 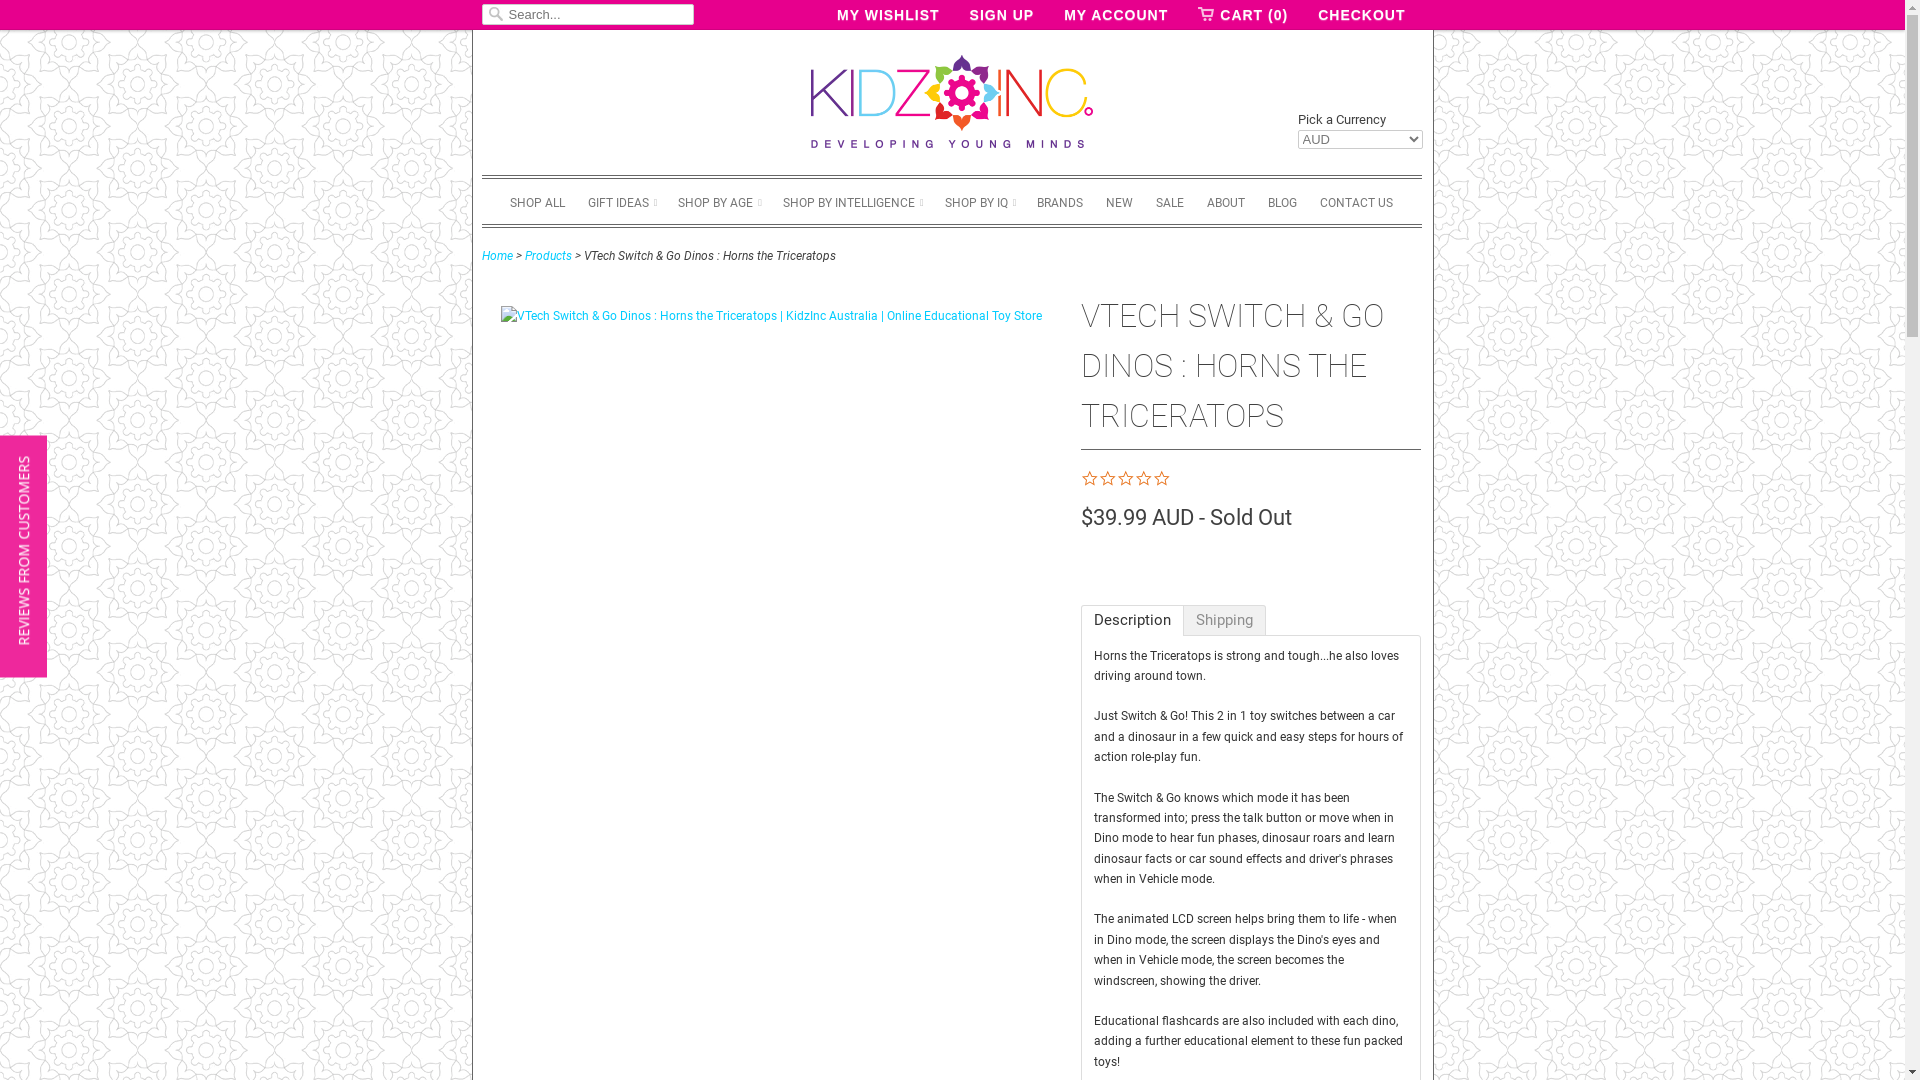 What do you see at coordinates (1115, 15) in the screenshot?
I see `'MY ACCOUNT'` at bounding box center [1115, 15].